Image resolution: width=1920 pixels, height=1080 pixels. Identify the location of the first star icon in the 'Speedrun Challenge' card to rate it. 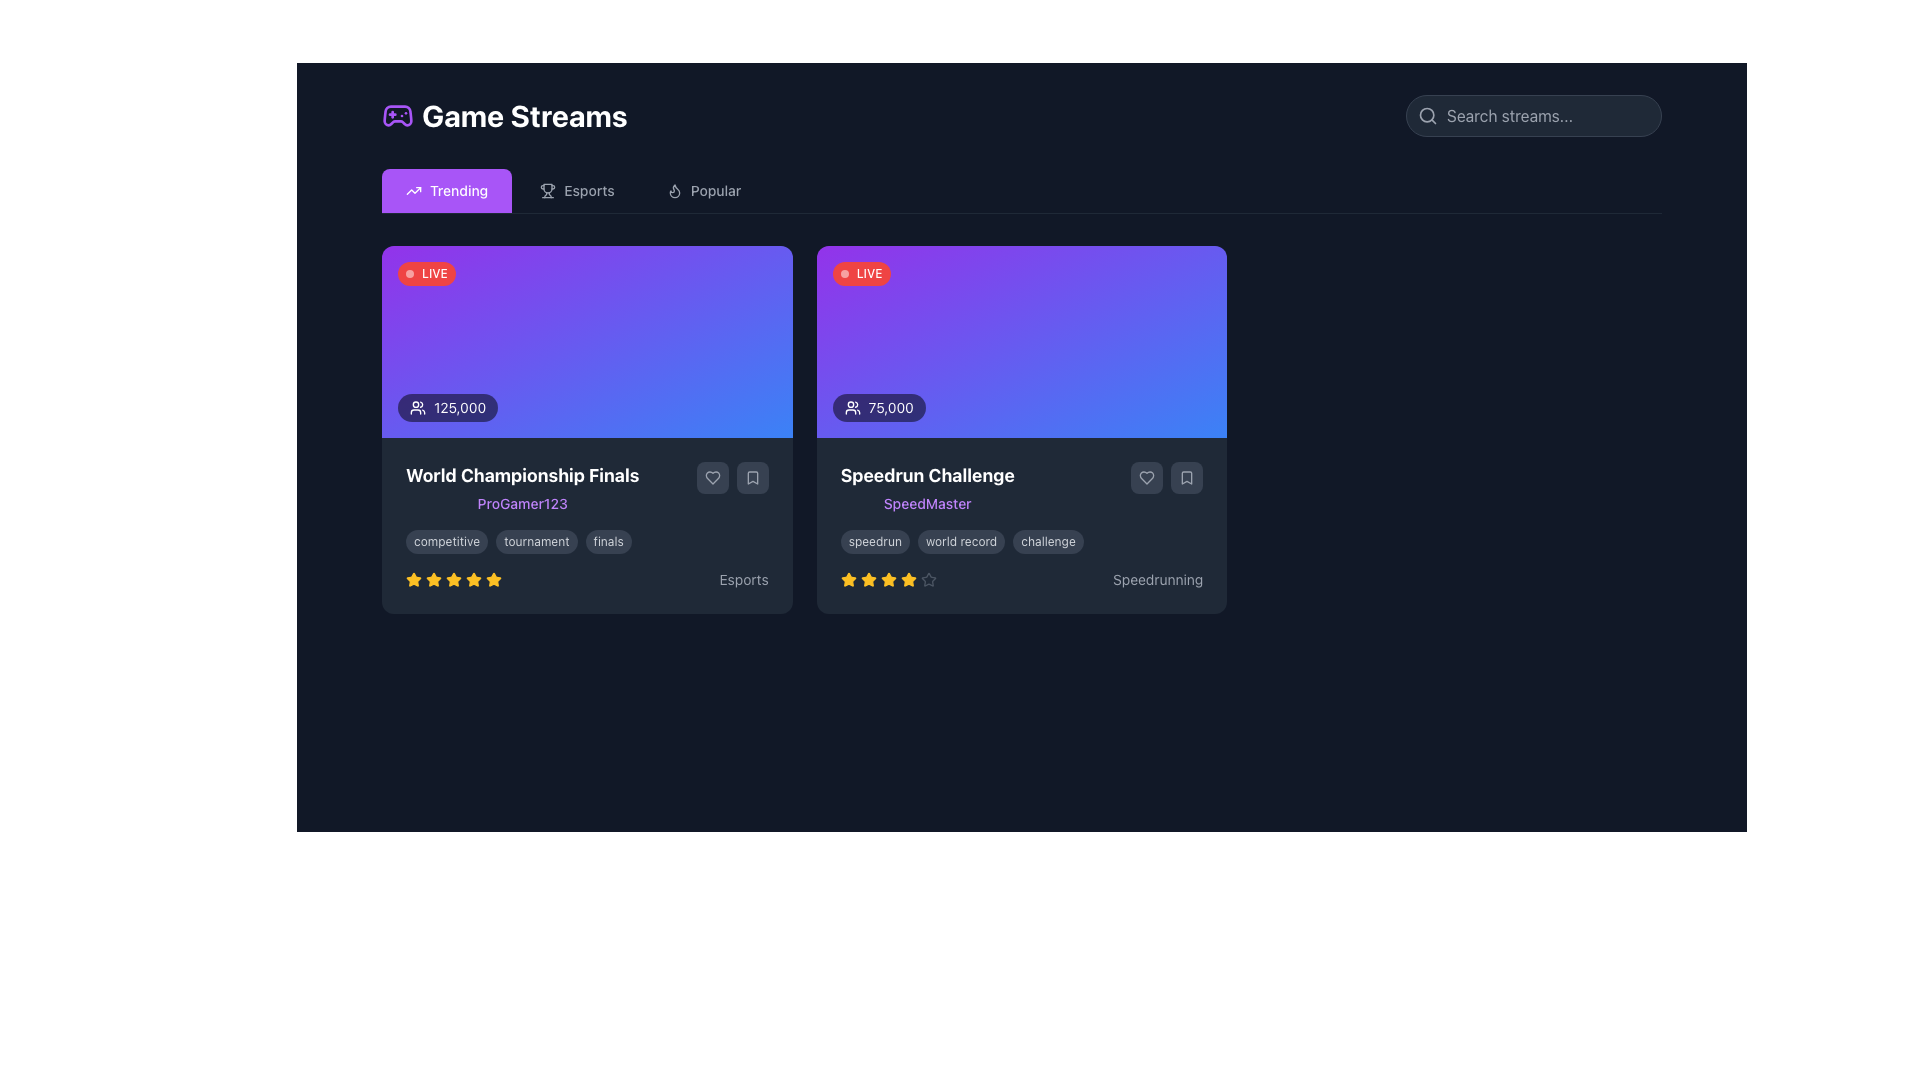
(848, 579).